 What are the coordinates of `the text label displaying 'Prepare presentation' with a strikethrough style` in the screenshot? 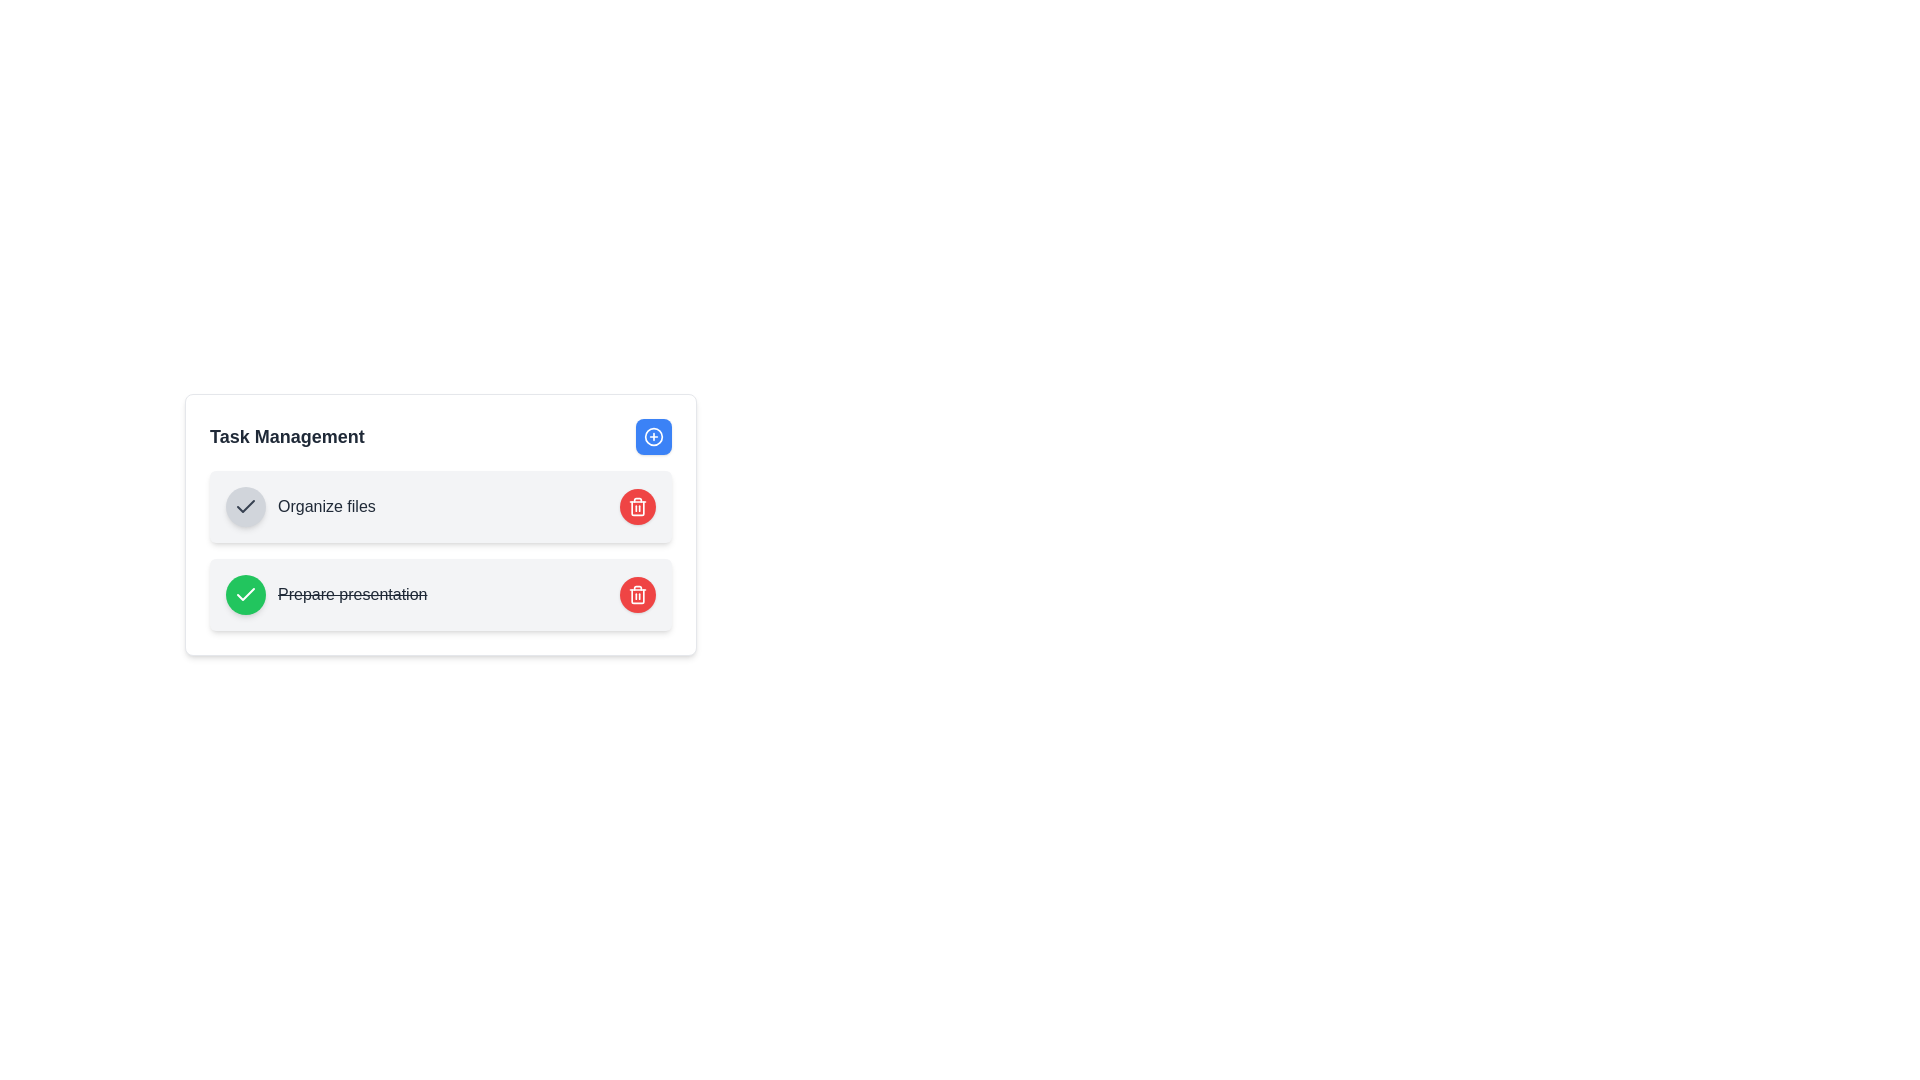 It's located at (326, 593).